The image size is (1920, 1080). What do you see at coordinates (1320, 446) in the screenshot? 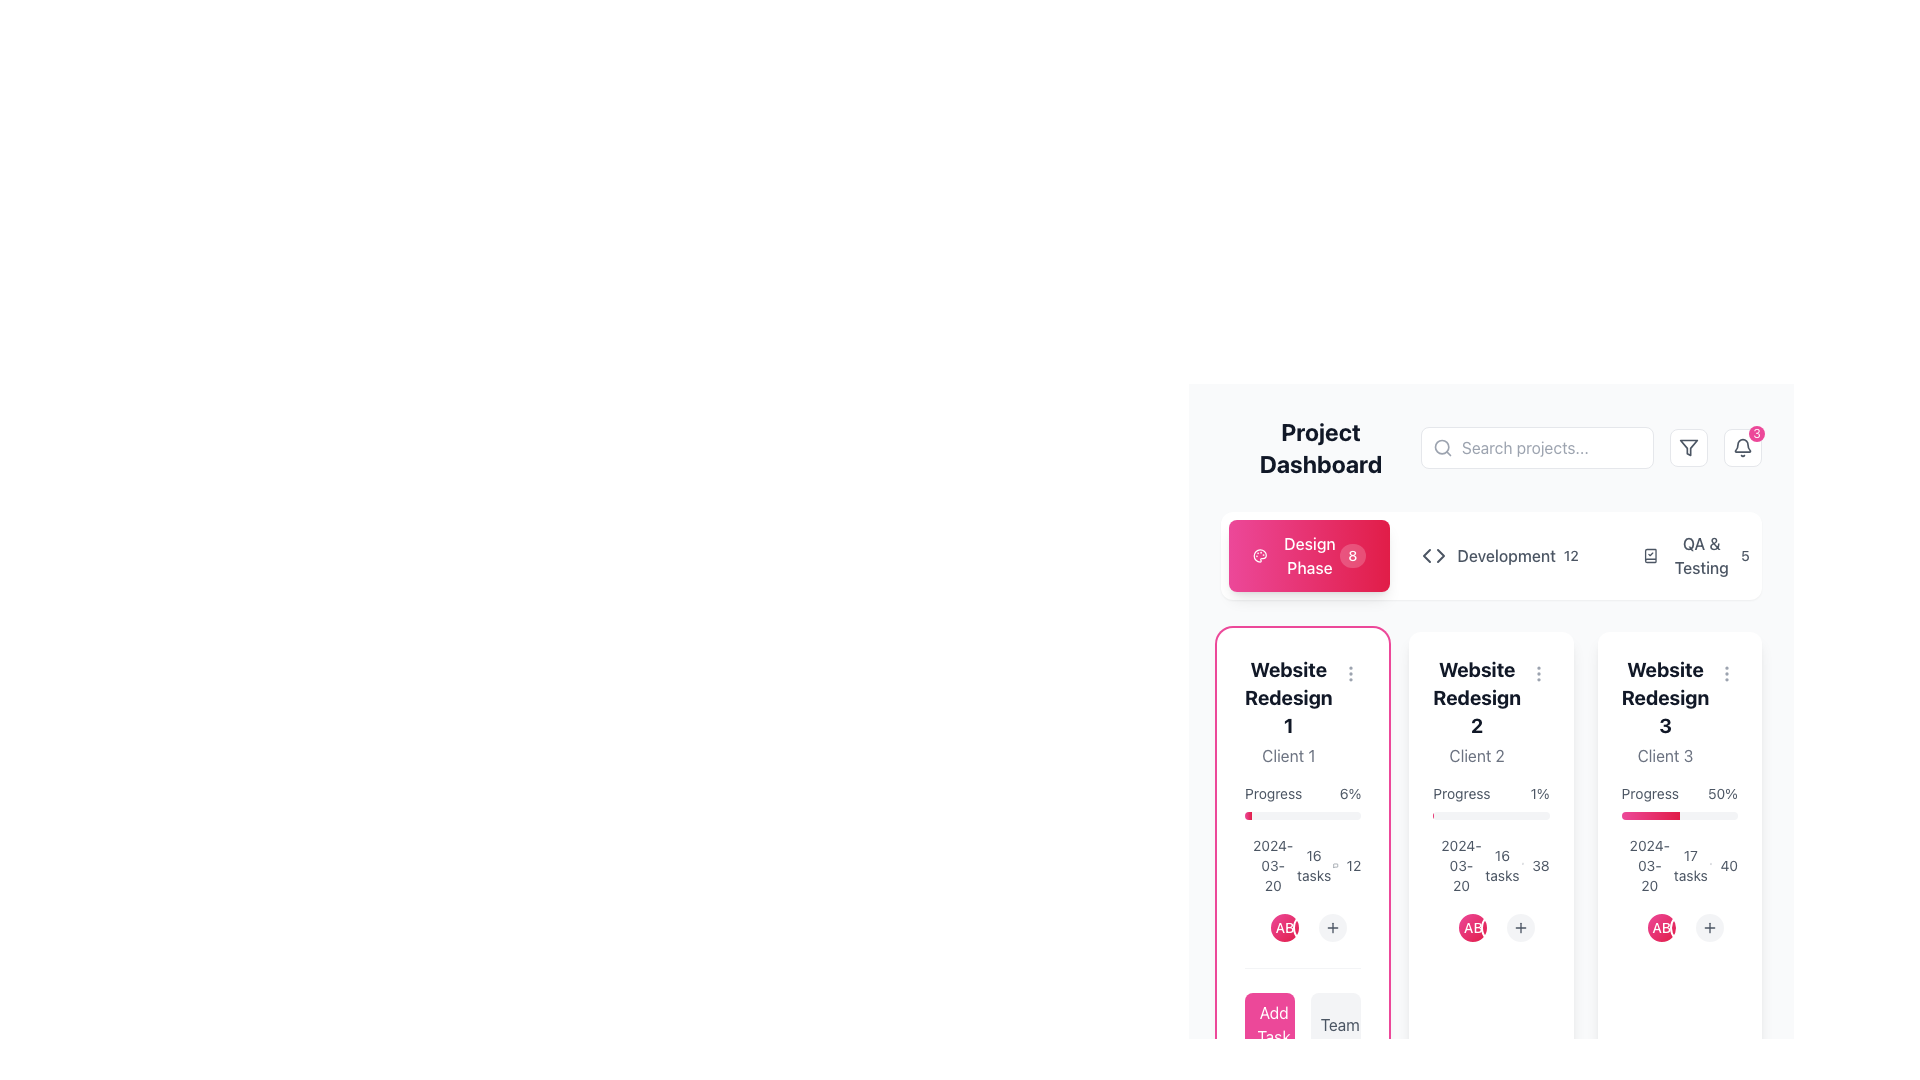
I see `the text label displaying 'Project Dashboard', which is styled in a bold and large font in grayish-black color, located at the top-left area of the panel` at bounding box center [1320, 446].